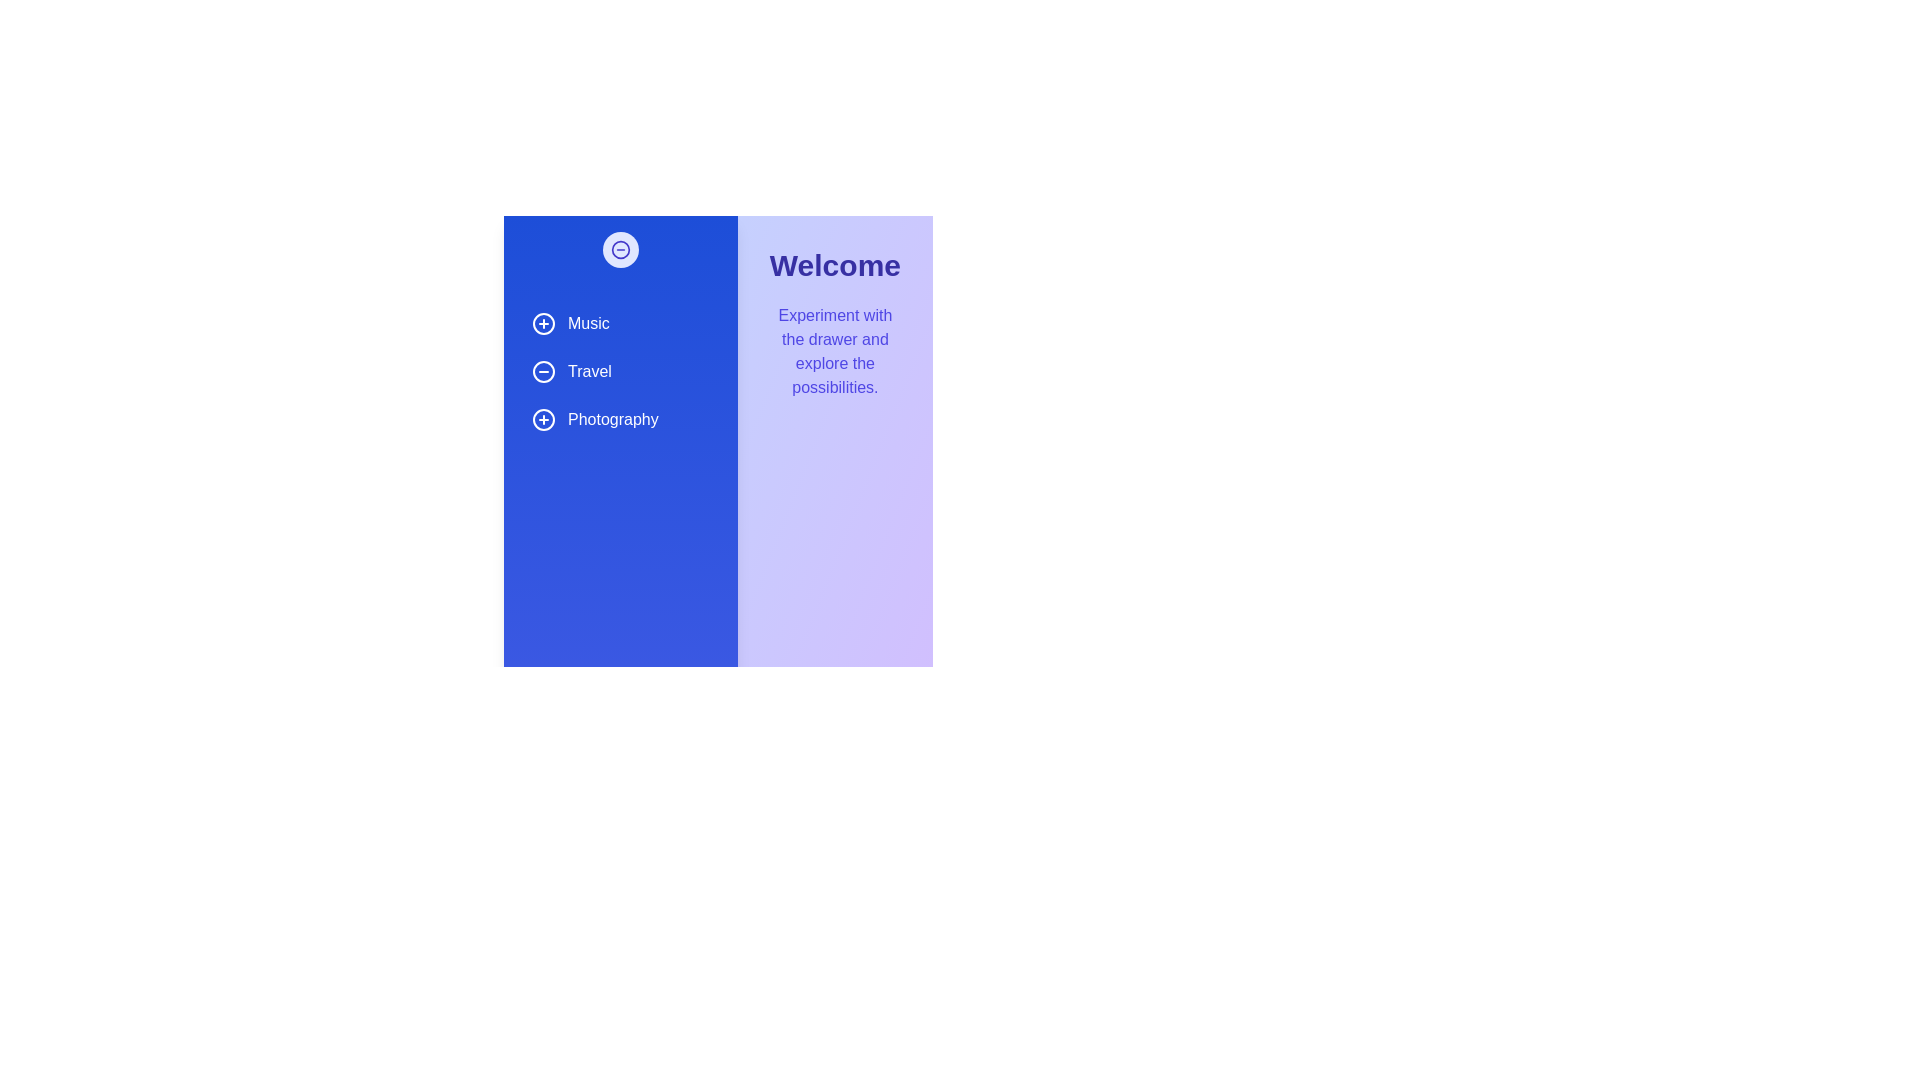  Describe the element at coordinates (619, 249) in the screenshot. I see `the button at the top of the drawer to toggle its open/close state` at that location.